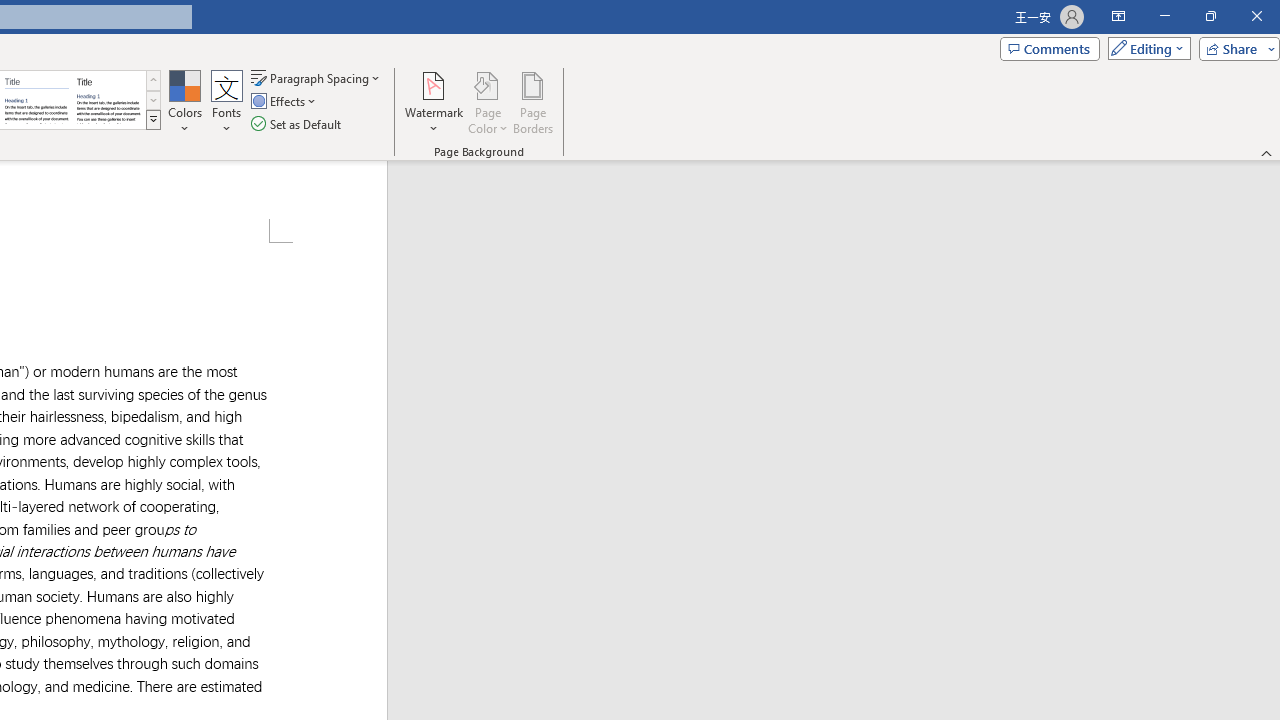  I want to click on 'Word 2010', so click(37, 100).